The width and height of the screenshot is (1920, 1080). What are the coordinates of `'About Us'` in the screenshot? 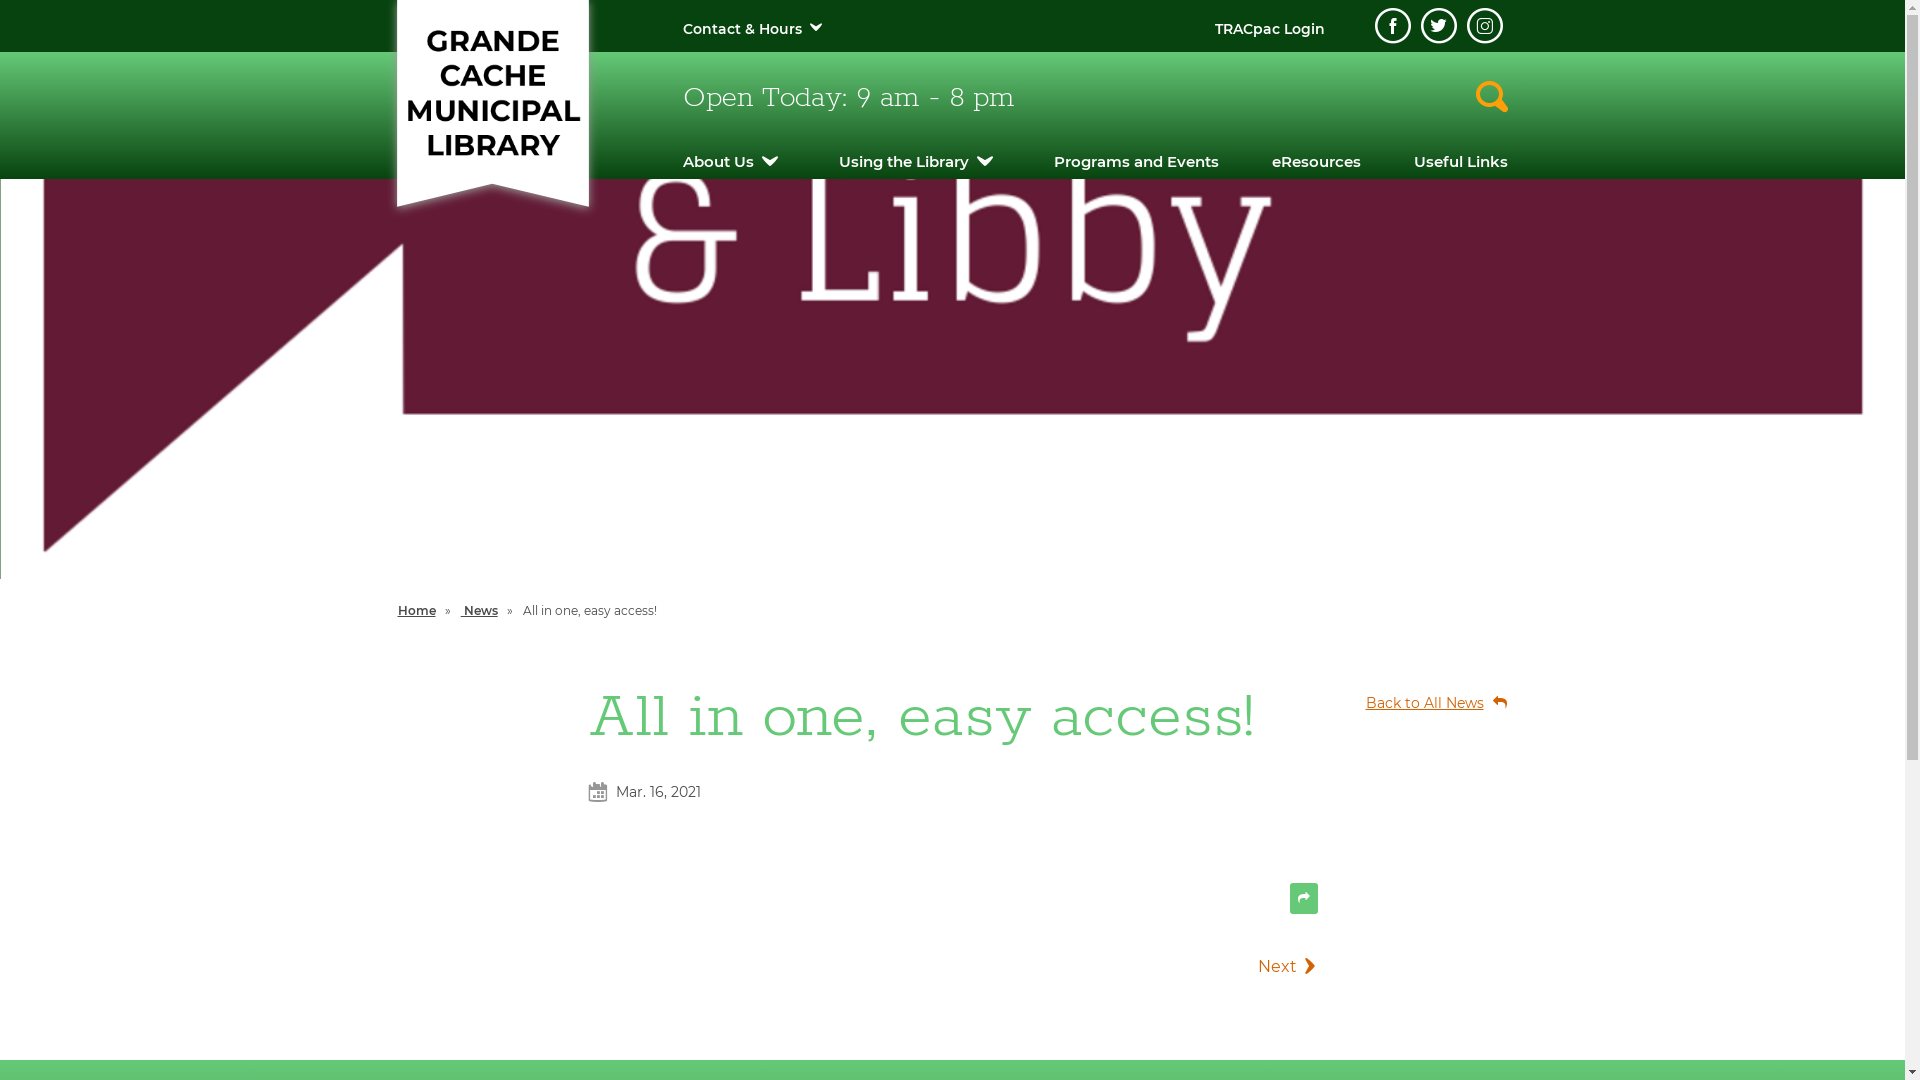 It's located at (681, 160).